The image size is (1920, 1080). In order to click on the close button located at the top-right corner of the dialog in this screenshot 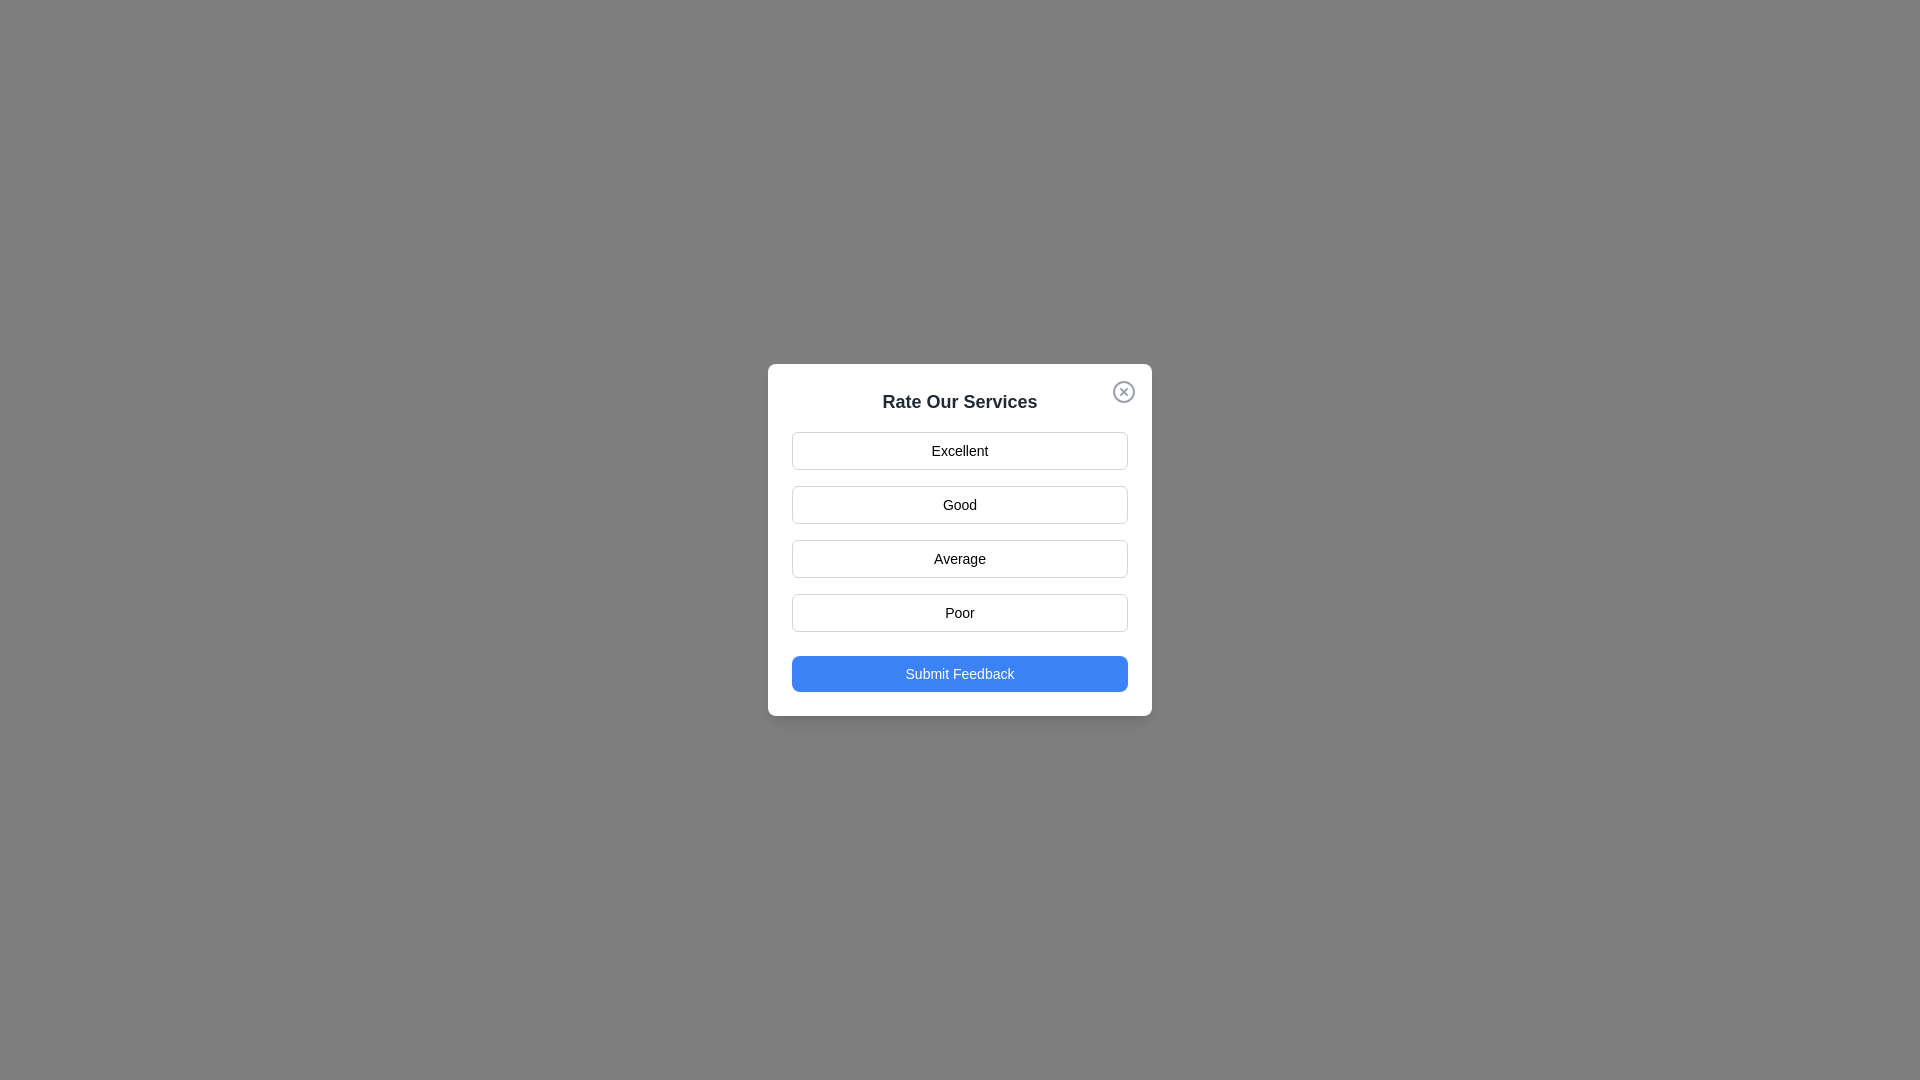, I will do `click(1123, 392)`.